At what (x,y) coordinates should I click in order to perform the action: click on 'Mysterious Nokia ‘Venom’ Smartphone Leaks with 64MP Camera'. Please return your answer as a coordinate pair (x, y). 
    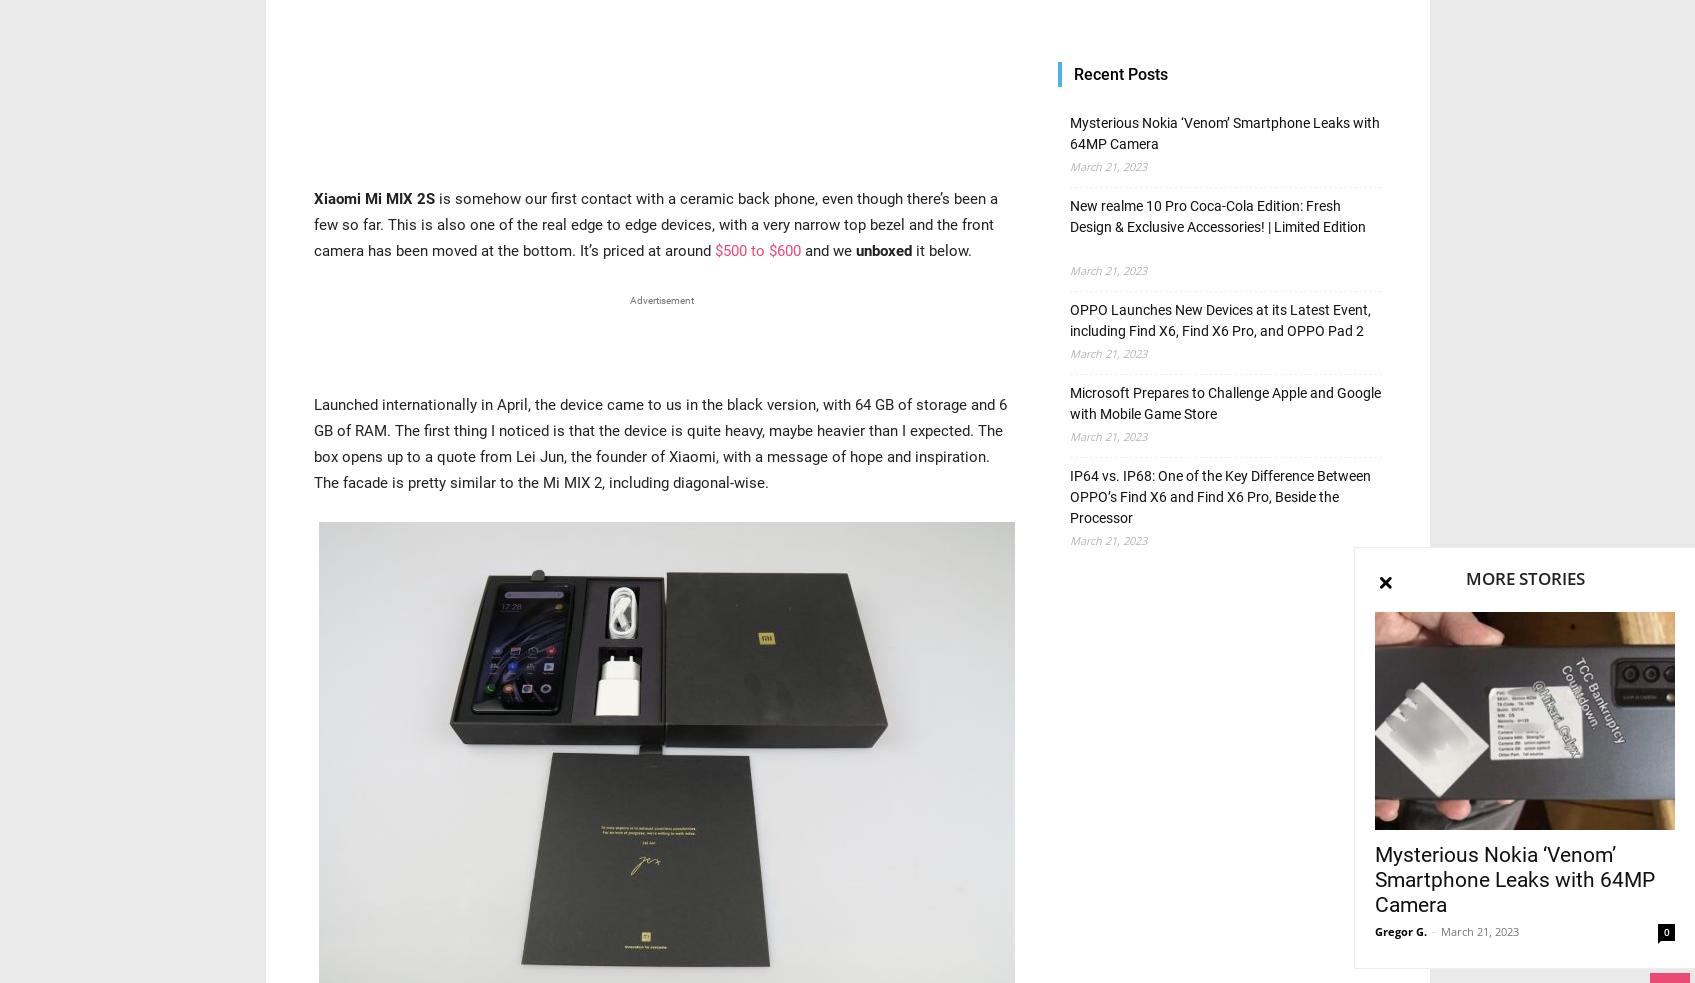
    Looking at the image, I should click on (1223, 132).